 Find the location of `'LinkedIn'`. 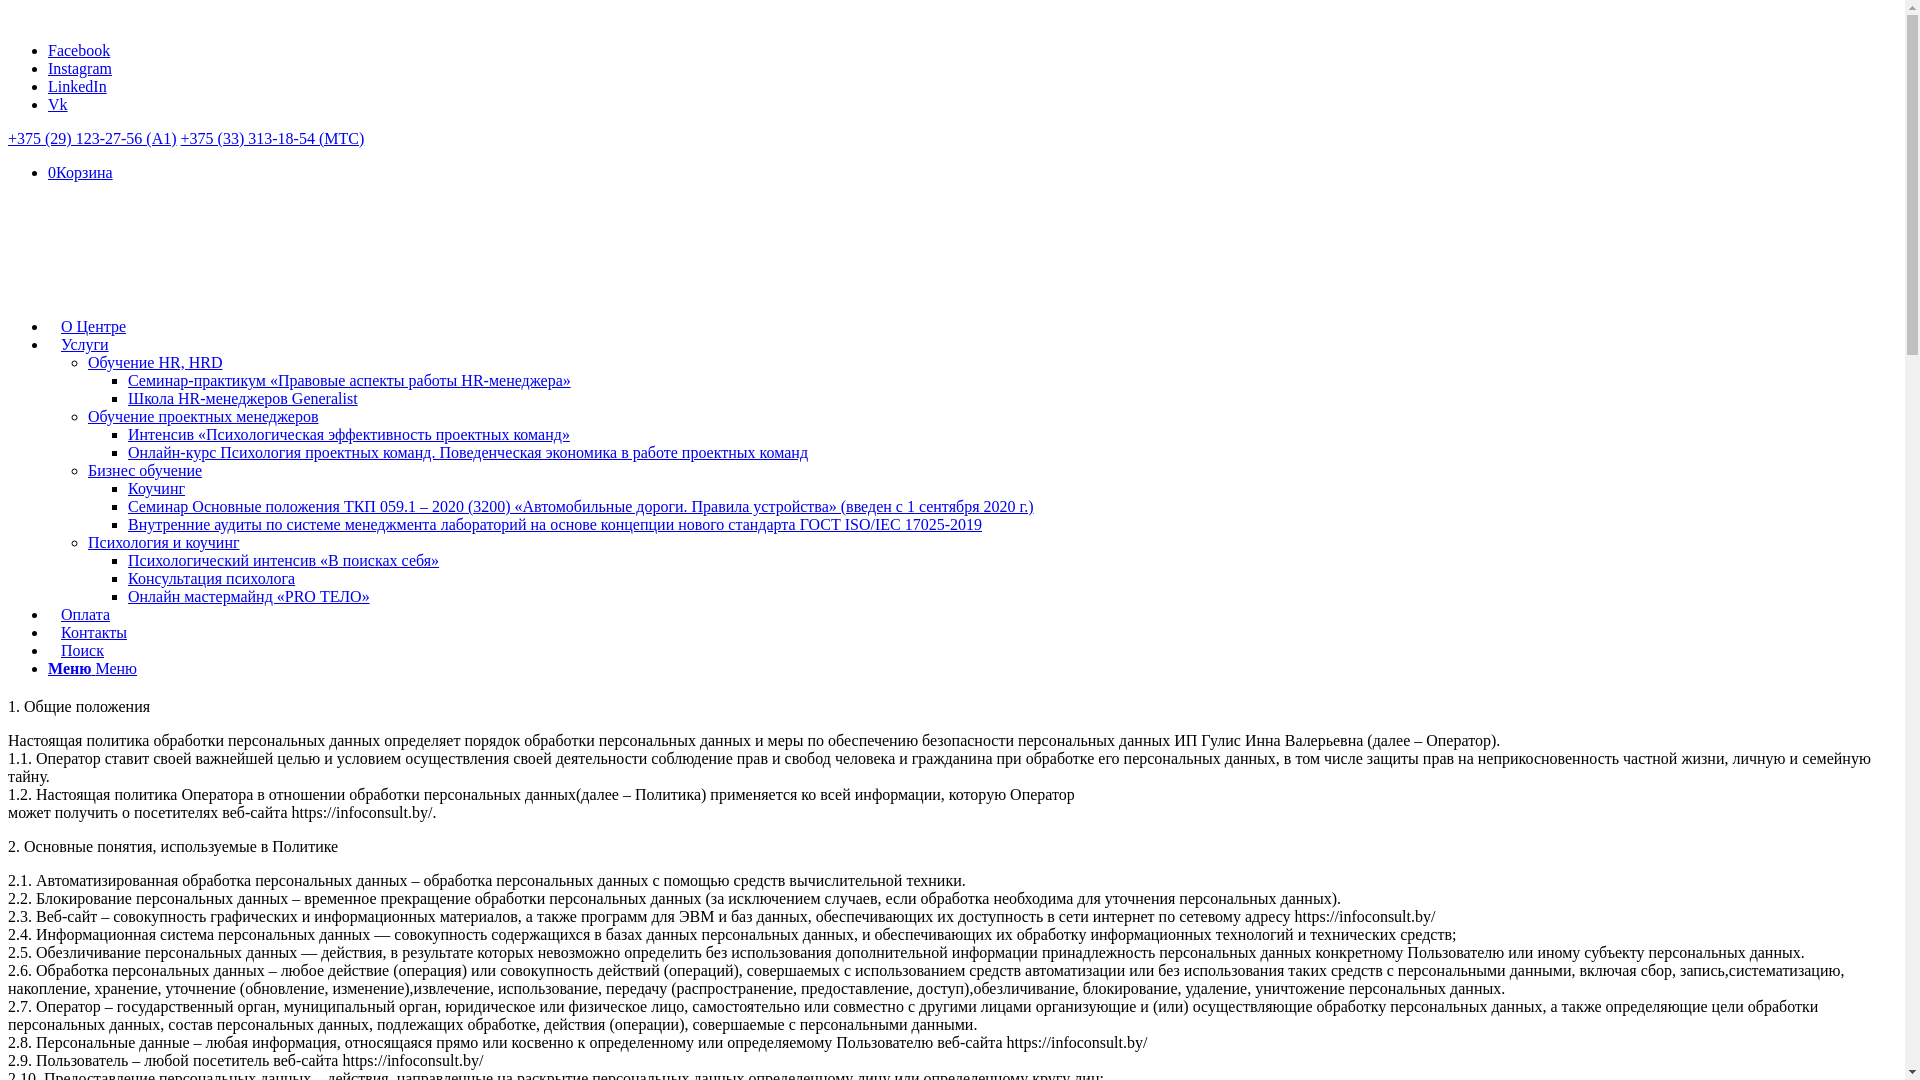

'LinkedIn' is located at coordinates (48, 85).